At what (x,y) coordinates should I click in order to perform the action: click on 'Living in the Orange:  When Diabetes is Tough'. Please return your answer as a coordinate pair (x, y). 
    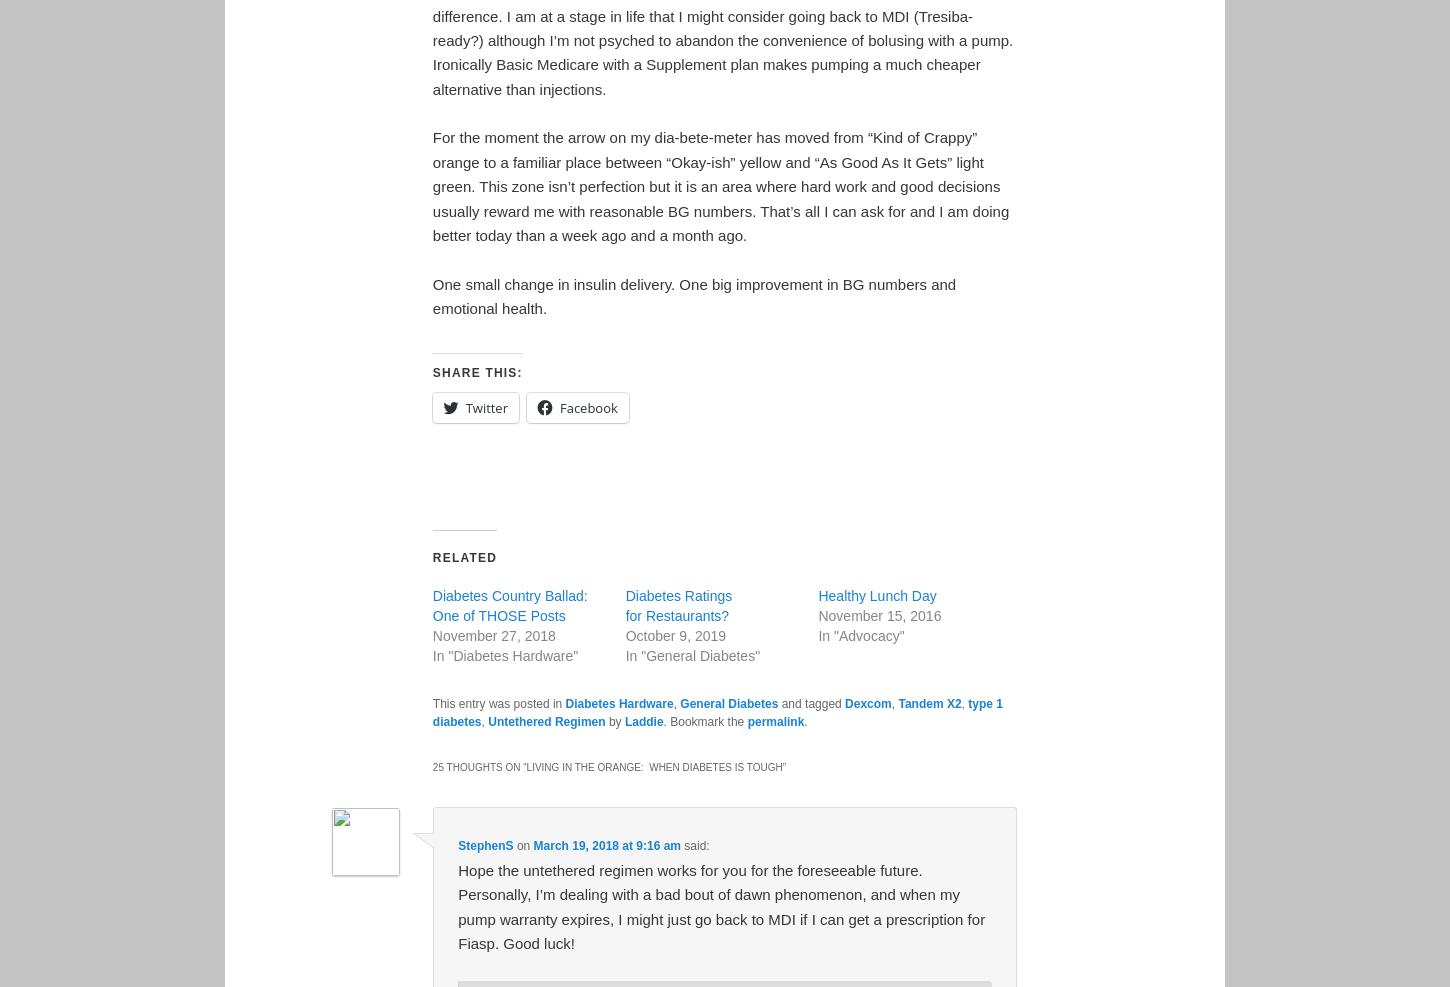
    Looking at the image, I should click on (652, 766).